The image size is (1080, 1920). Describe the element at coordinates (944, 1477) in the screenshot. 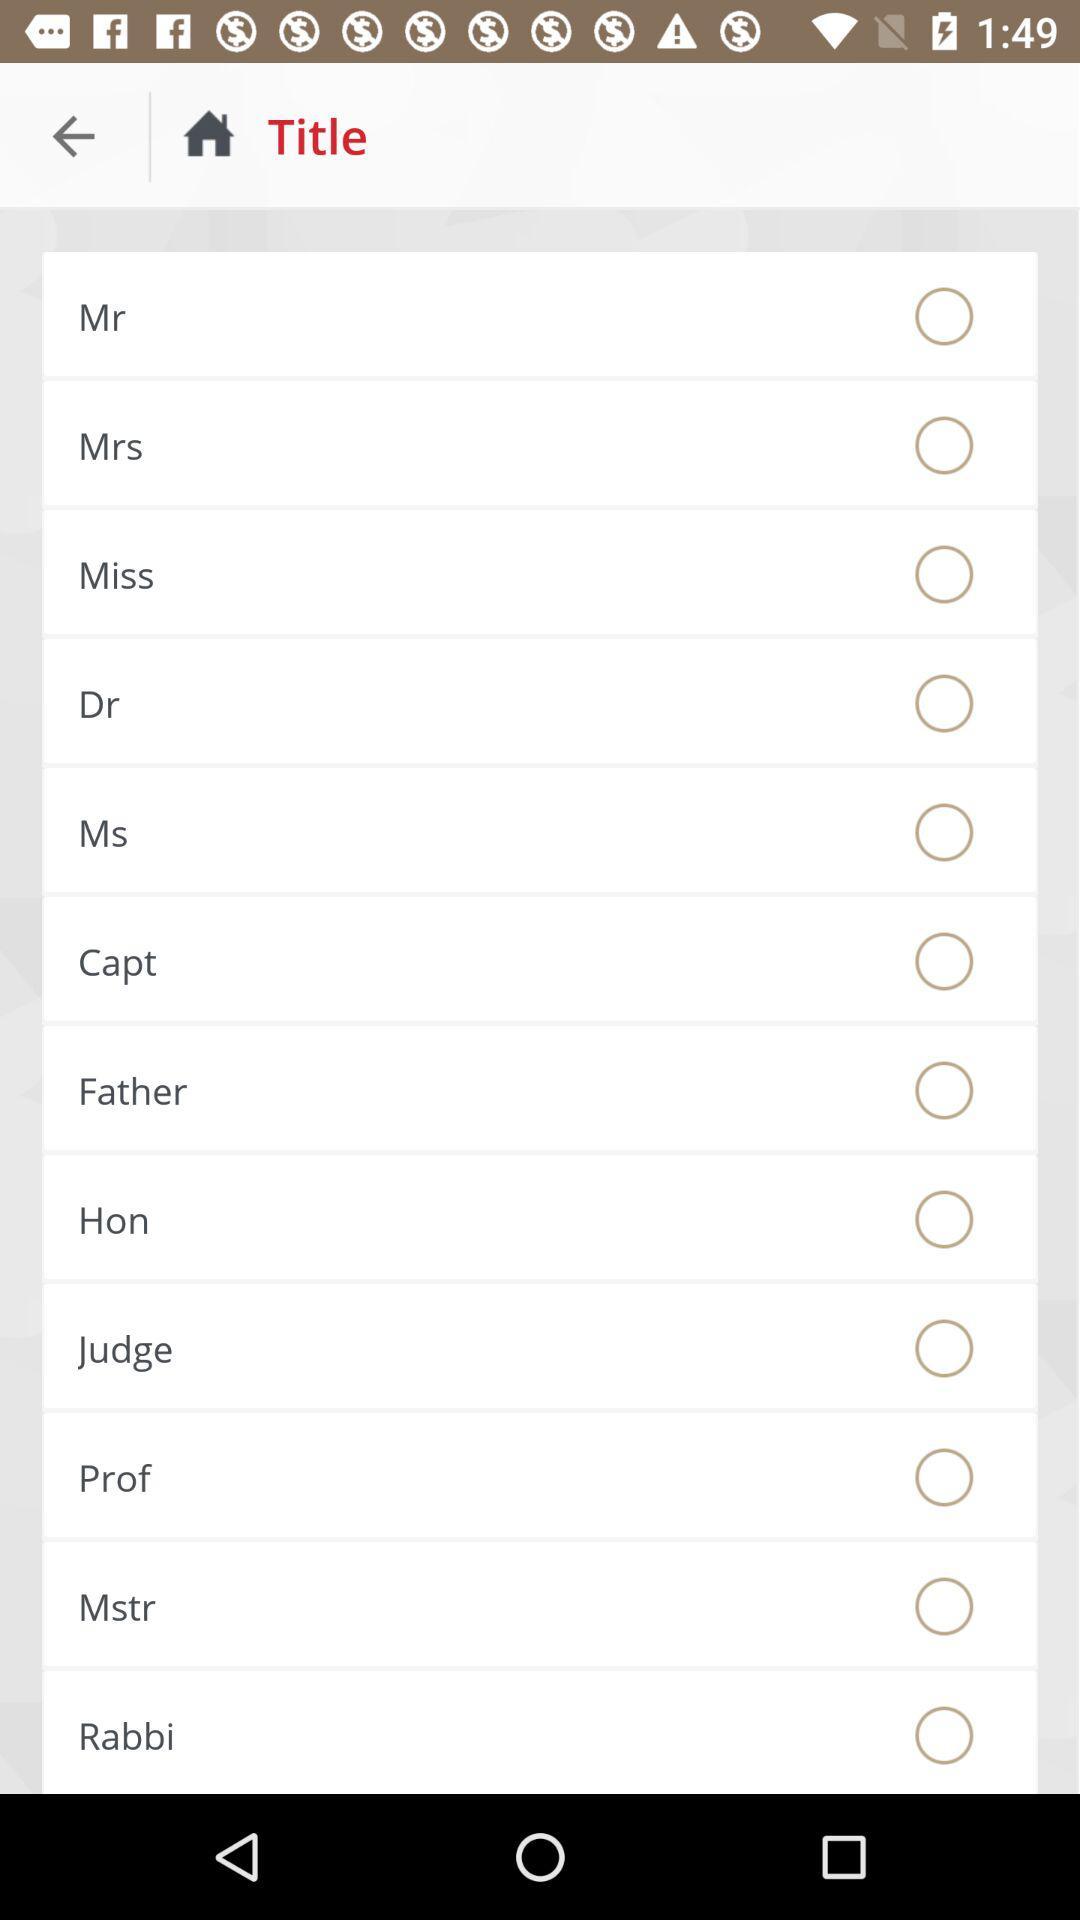

I see `teacher title` at that location.